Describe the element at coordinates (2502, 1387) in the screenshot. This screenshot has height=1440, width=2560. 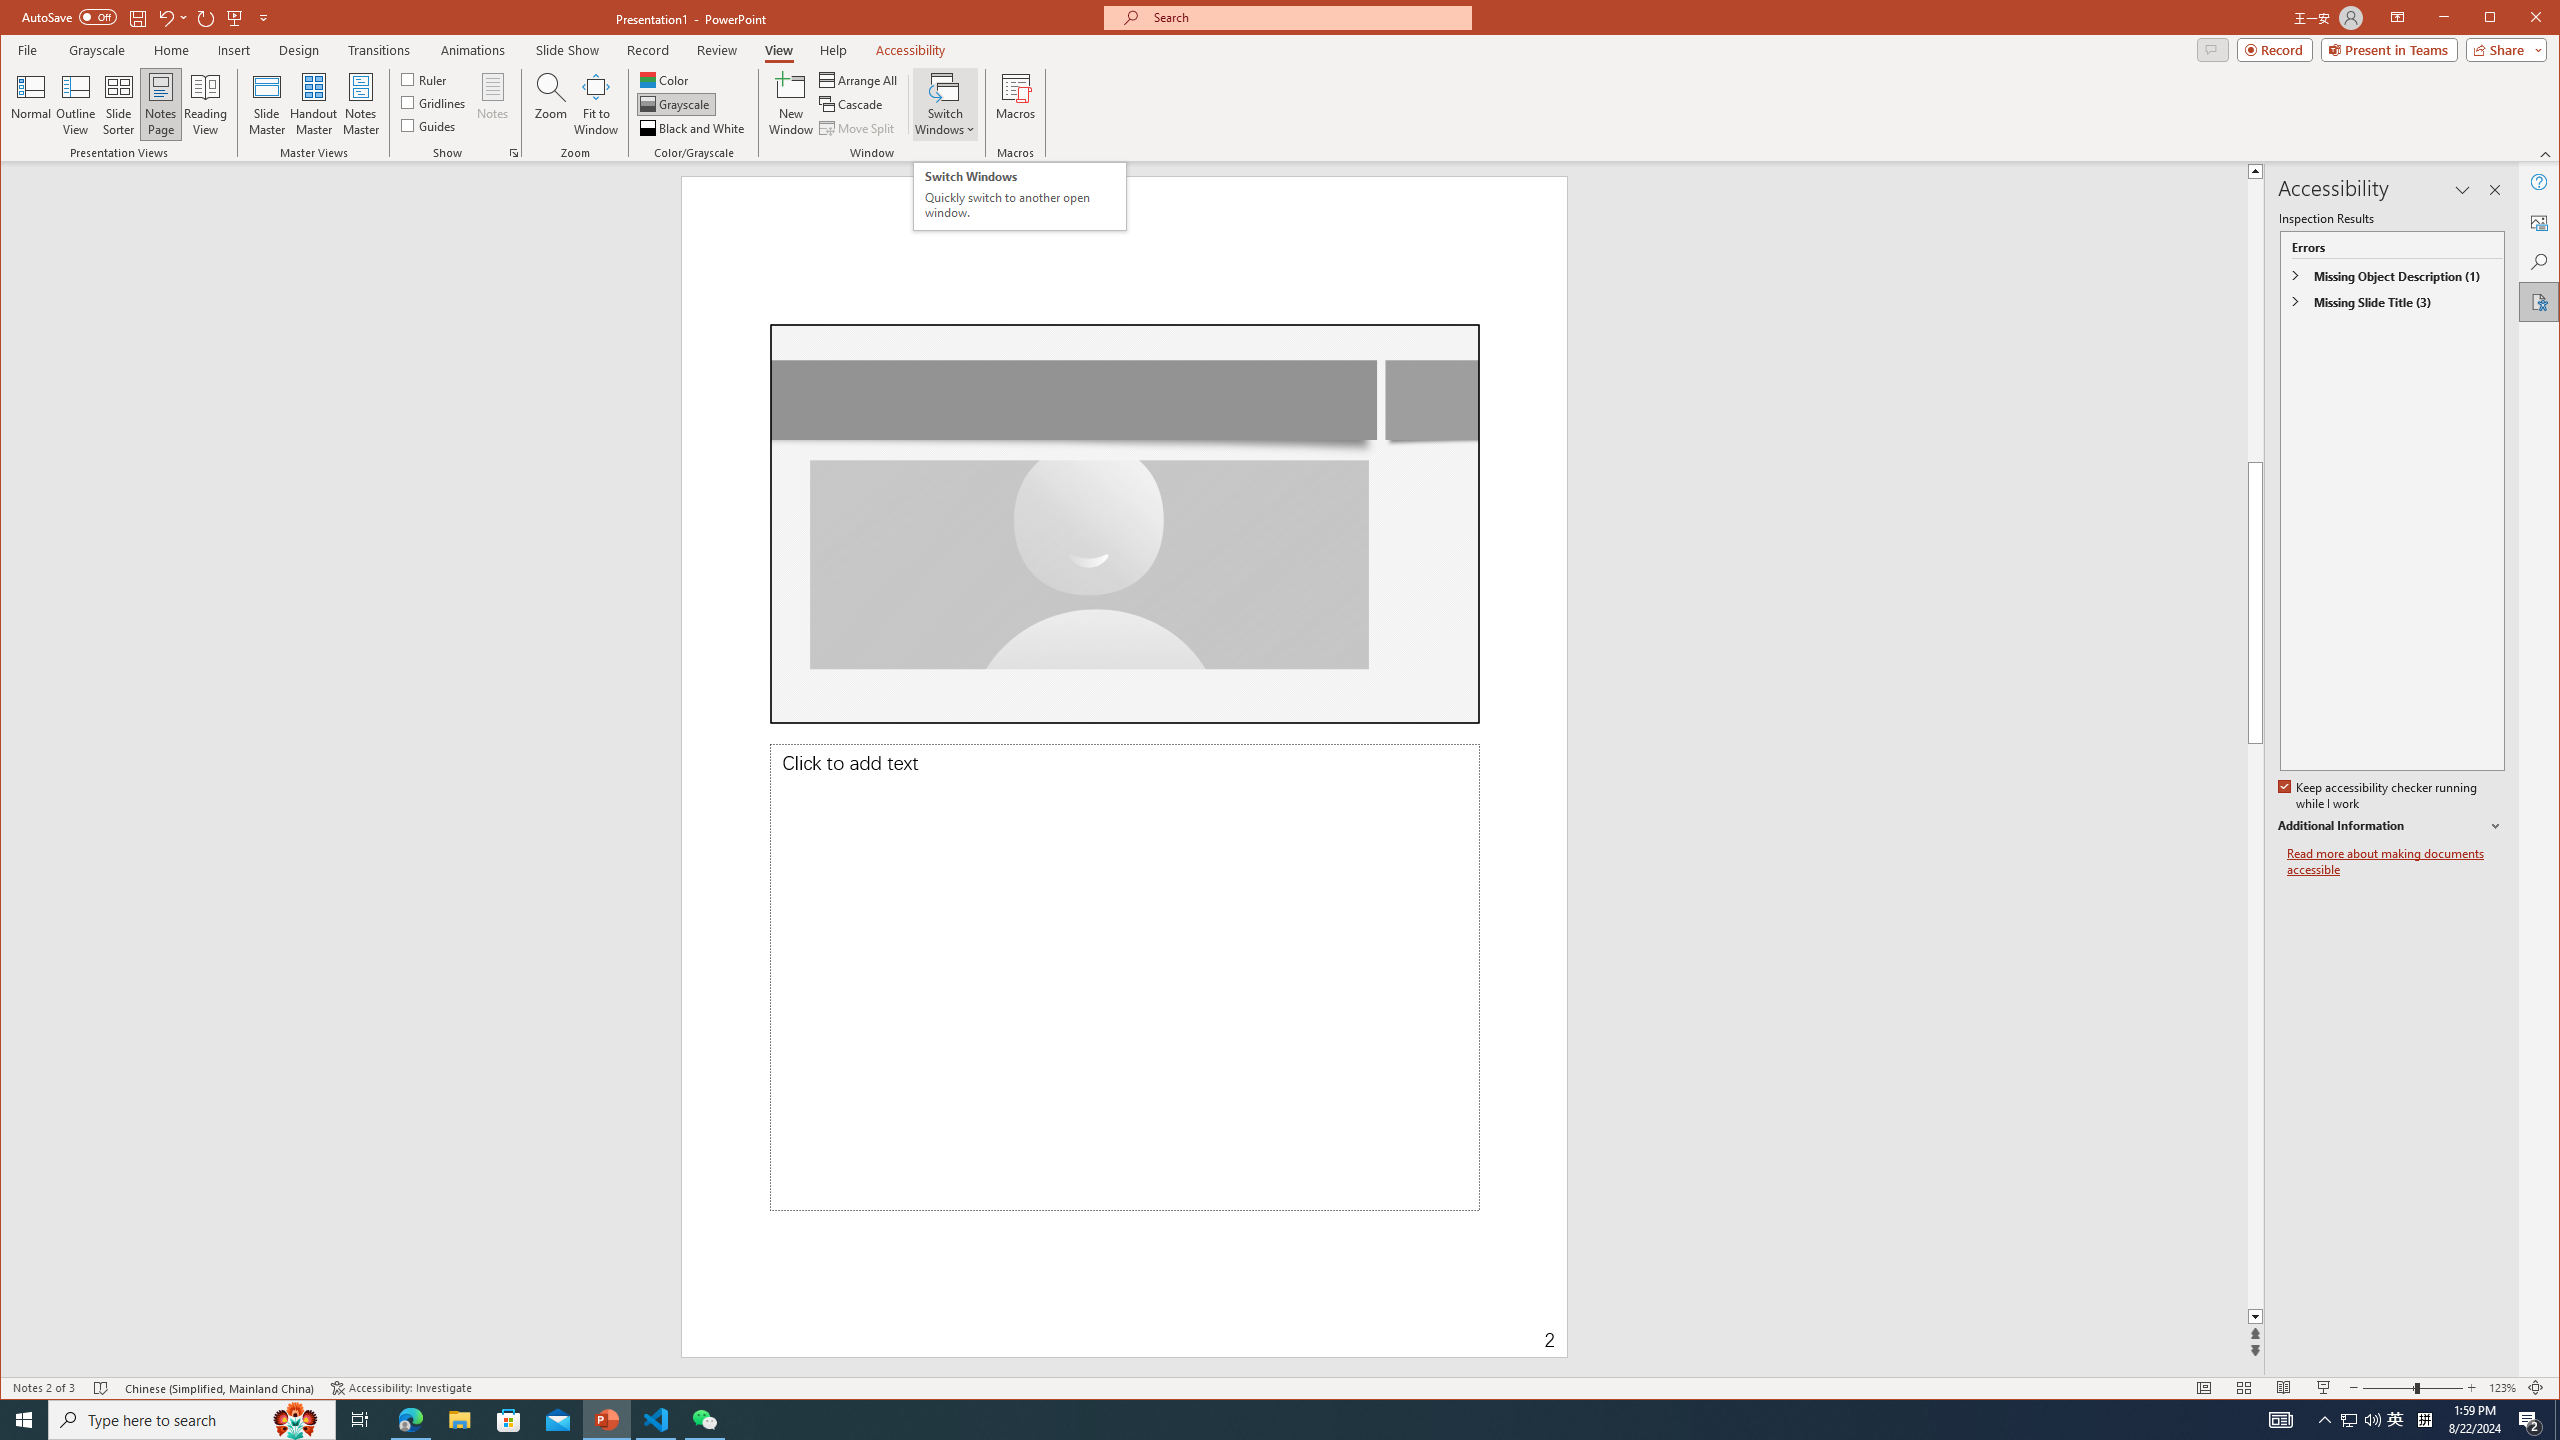
I see `'Zoom 123%'` at that location.